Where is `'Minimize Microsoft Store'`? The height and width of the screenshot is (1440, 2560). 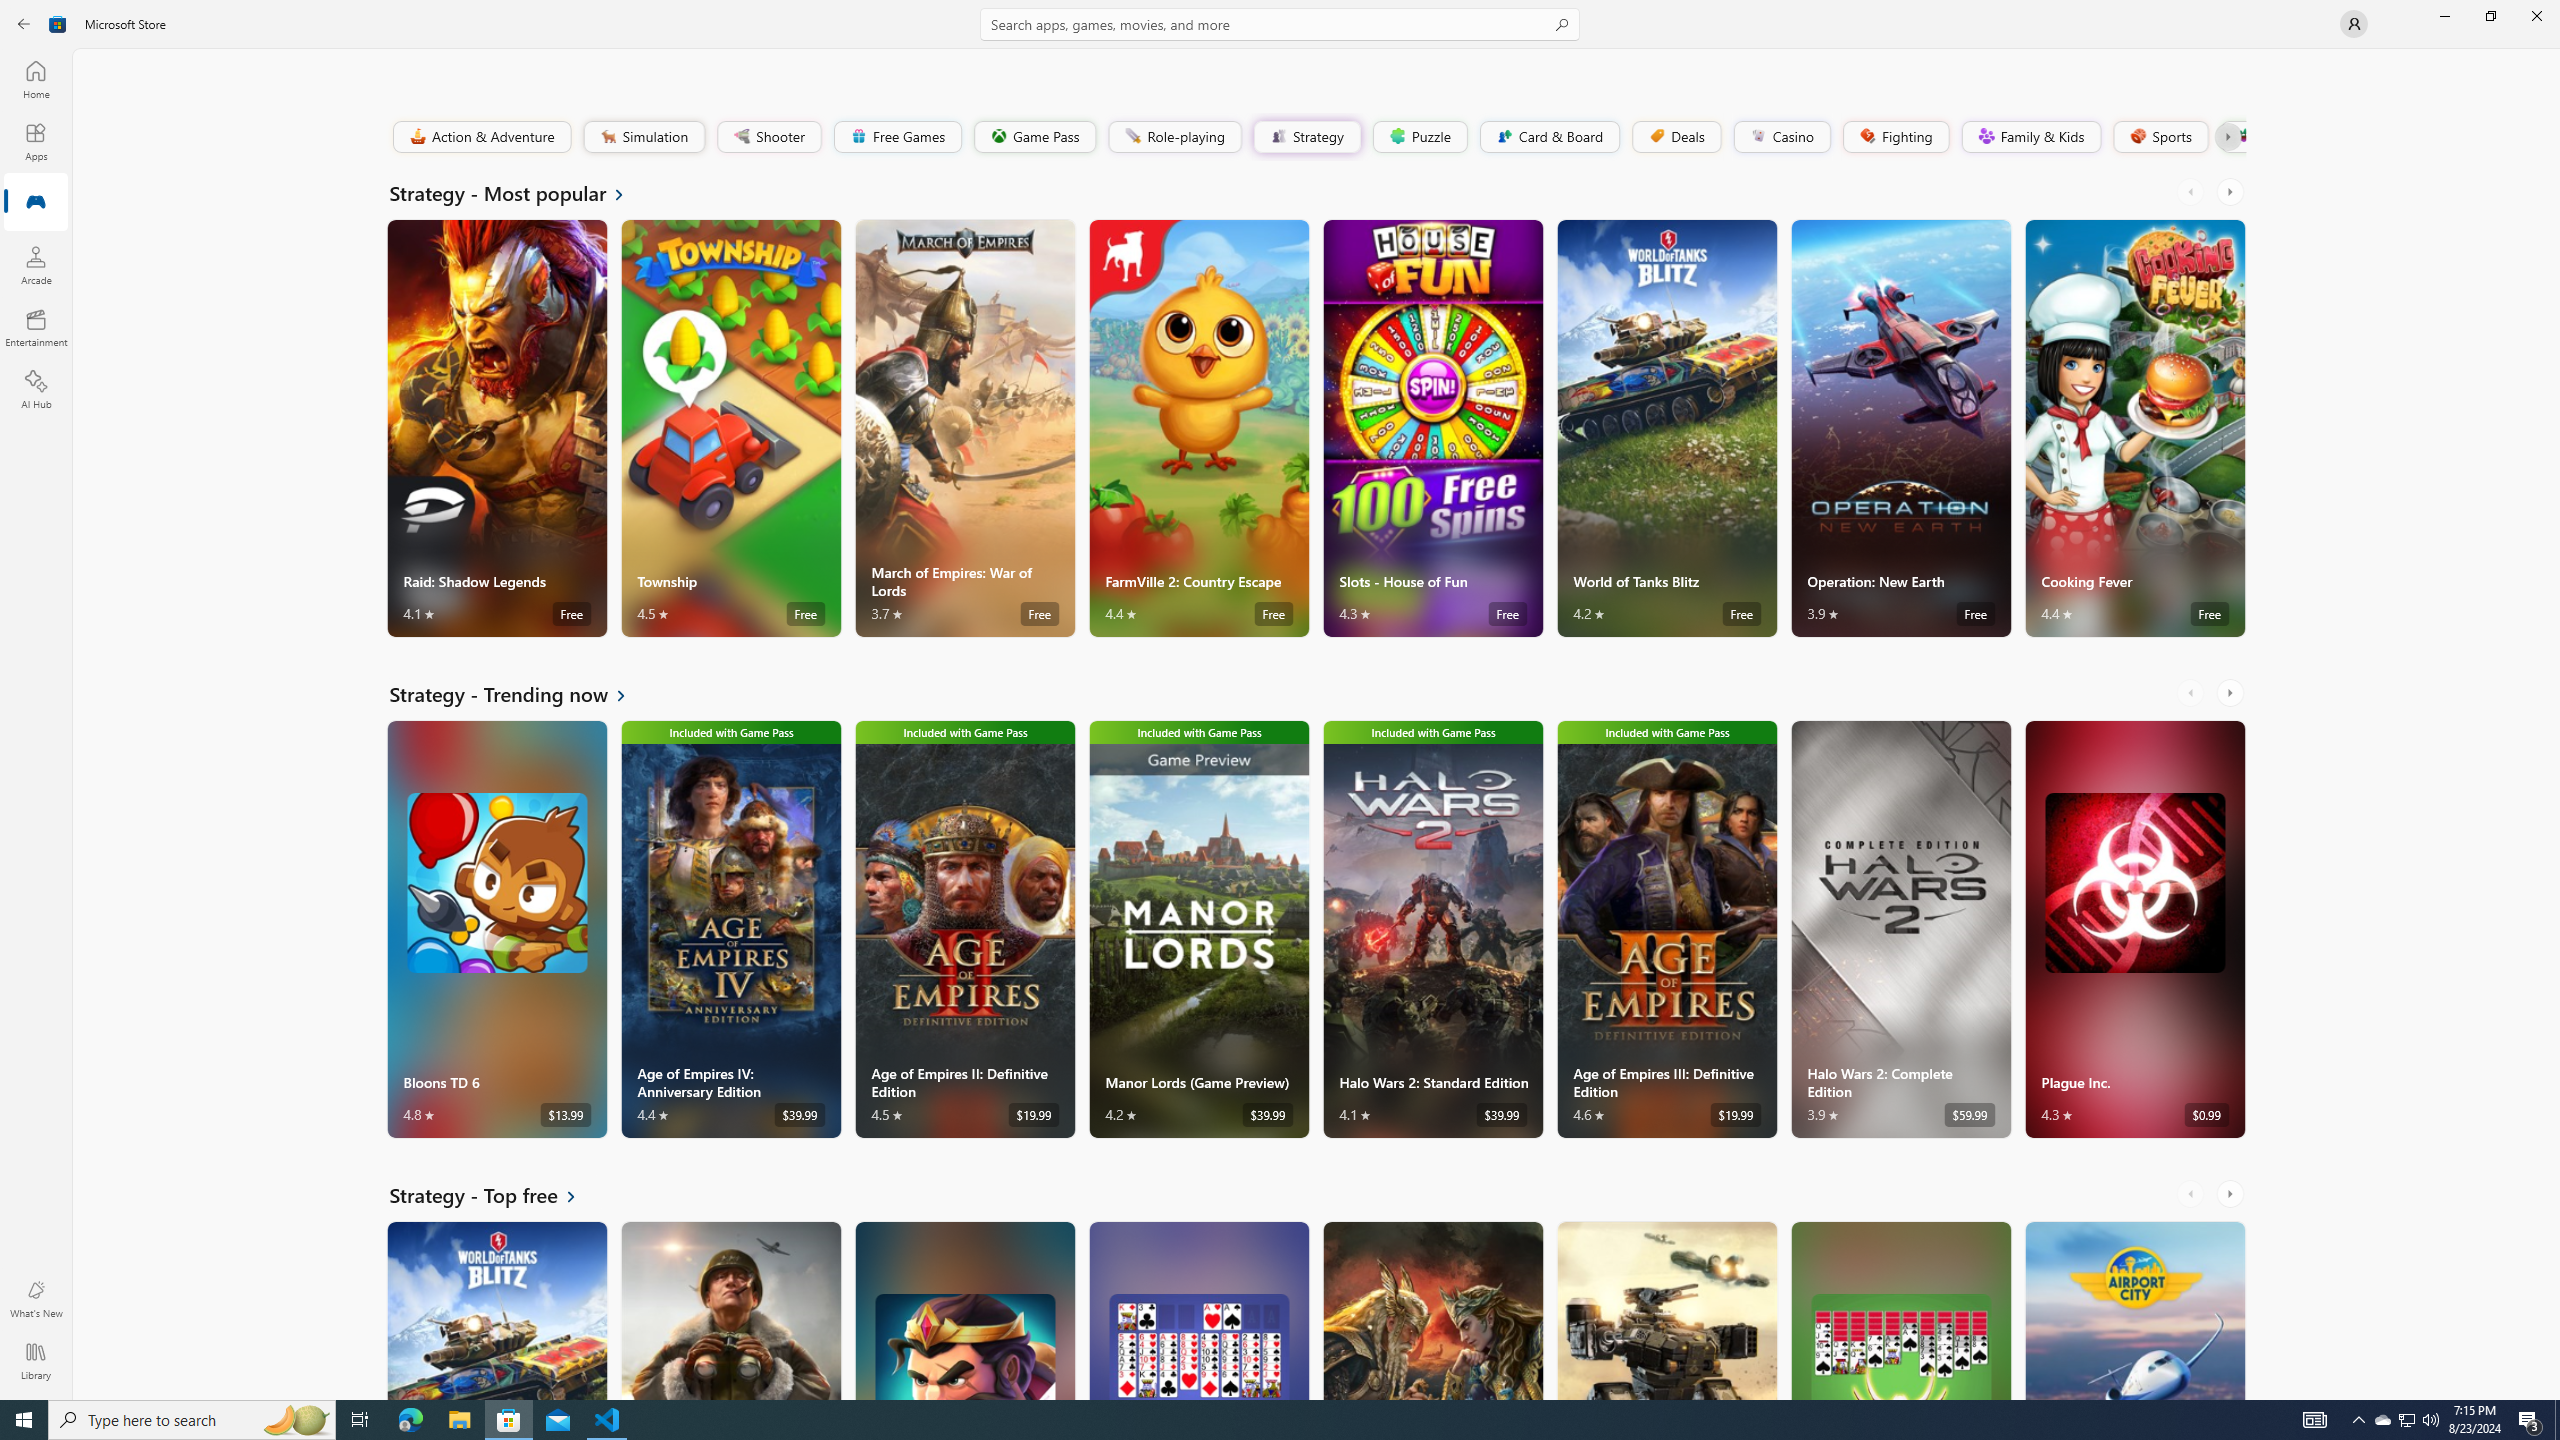
'Minimize Microsoft Store' is located at coordinates (2443, 15).